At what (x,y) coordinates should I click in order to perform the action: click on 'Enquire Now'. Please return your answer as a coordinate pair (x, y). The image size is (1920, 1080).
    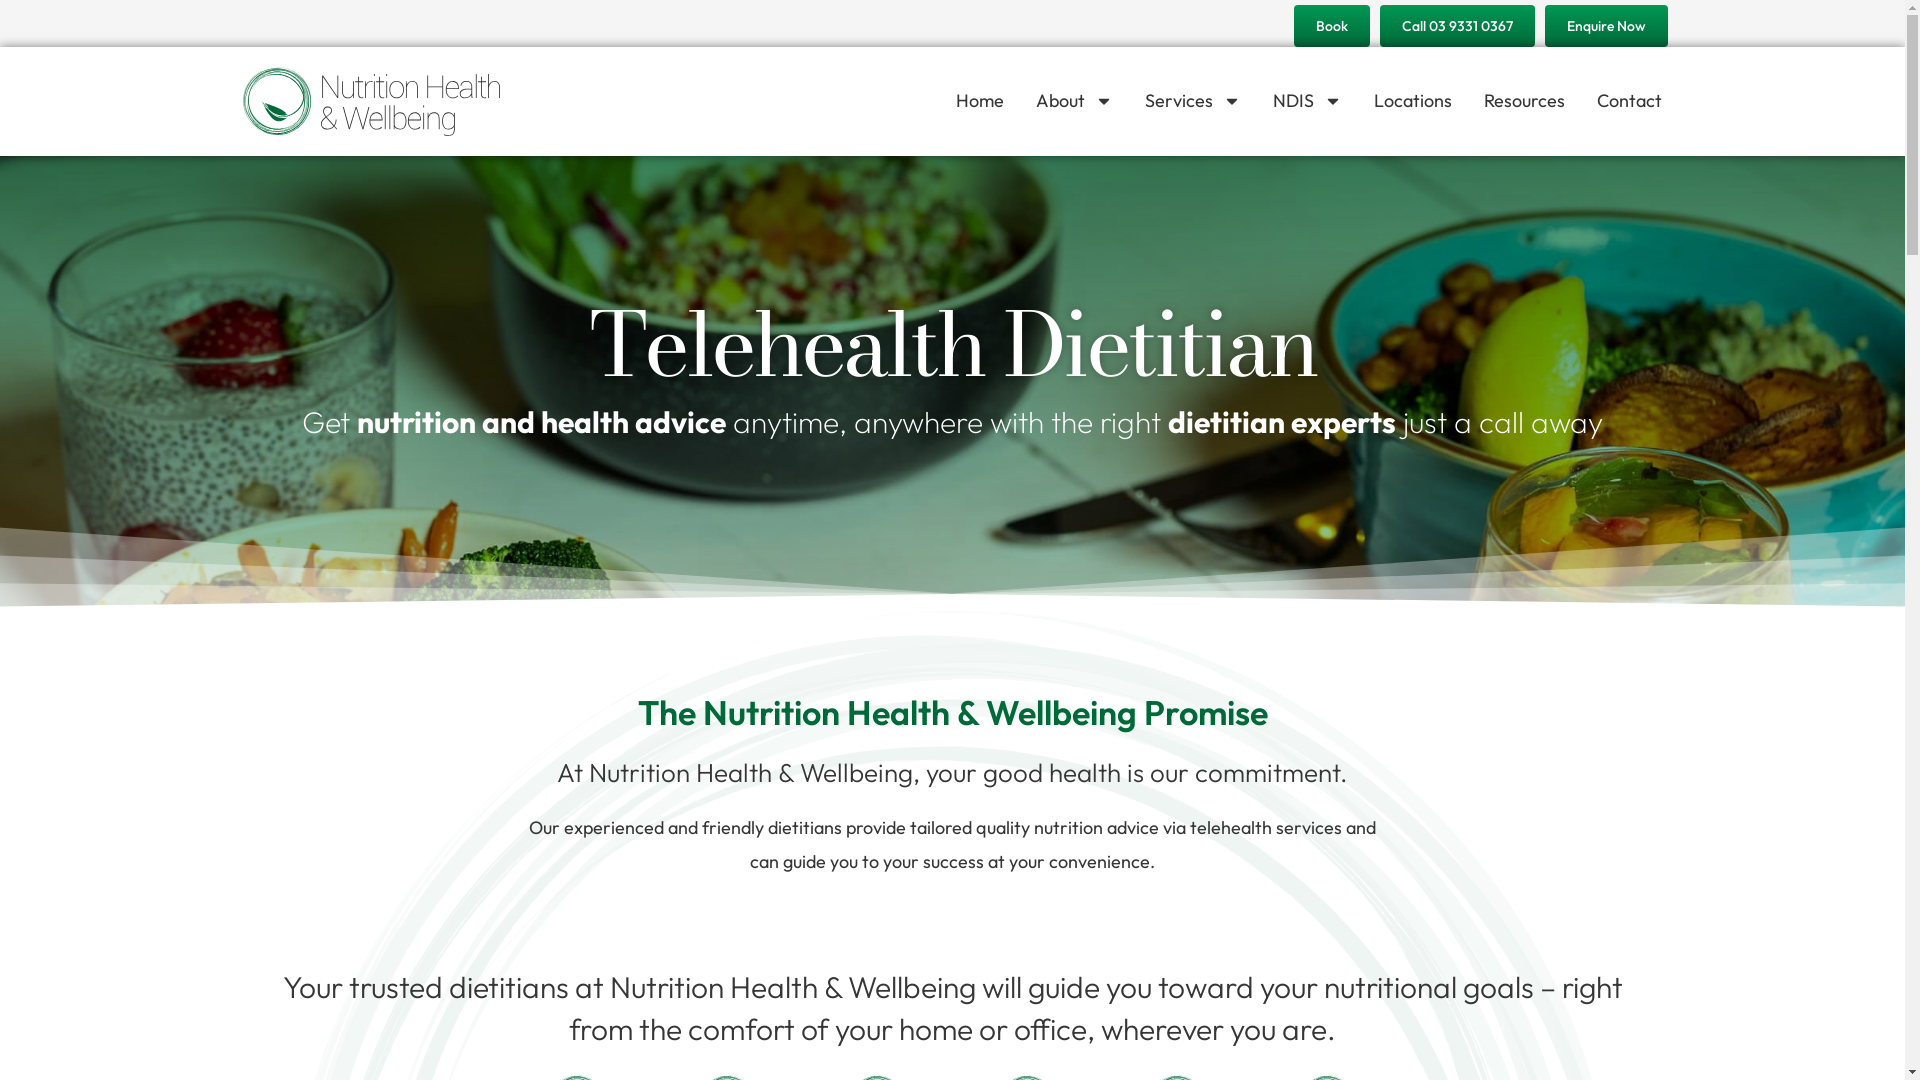
    Looking at the image, I should click on (1605, 26).